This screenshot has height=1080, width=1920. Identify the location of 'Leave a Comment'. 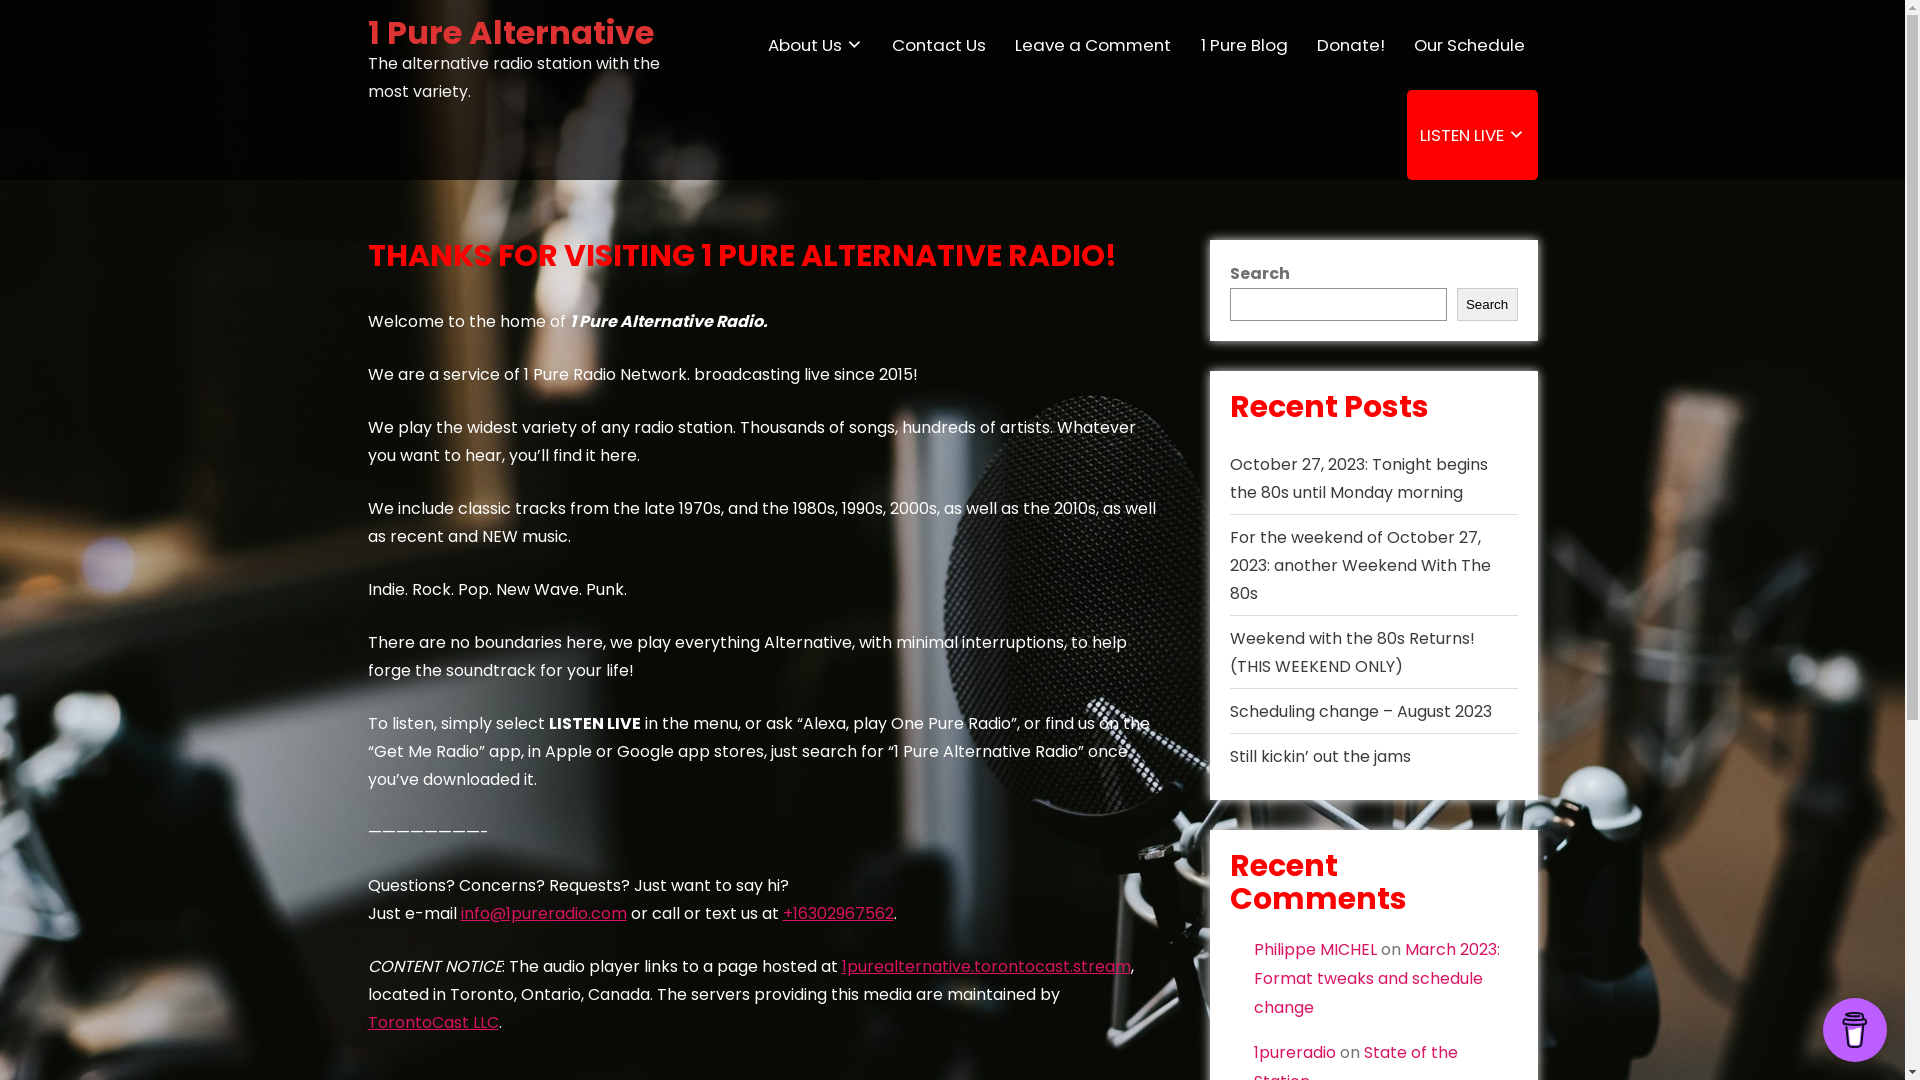
(1092, 45).